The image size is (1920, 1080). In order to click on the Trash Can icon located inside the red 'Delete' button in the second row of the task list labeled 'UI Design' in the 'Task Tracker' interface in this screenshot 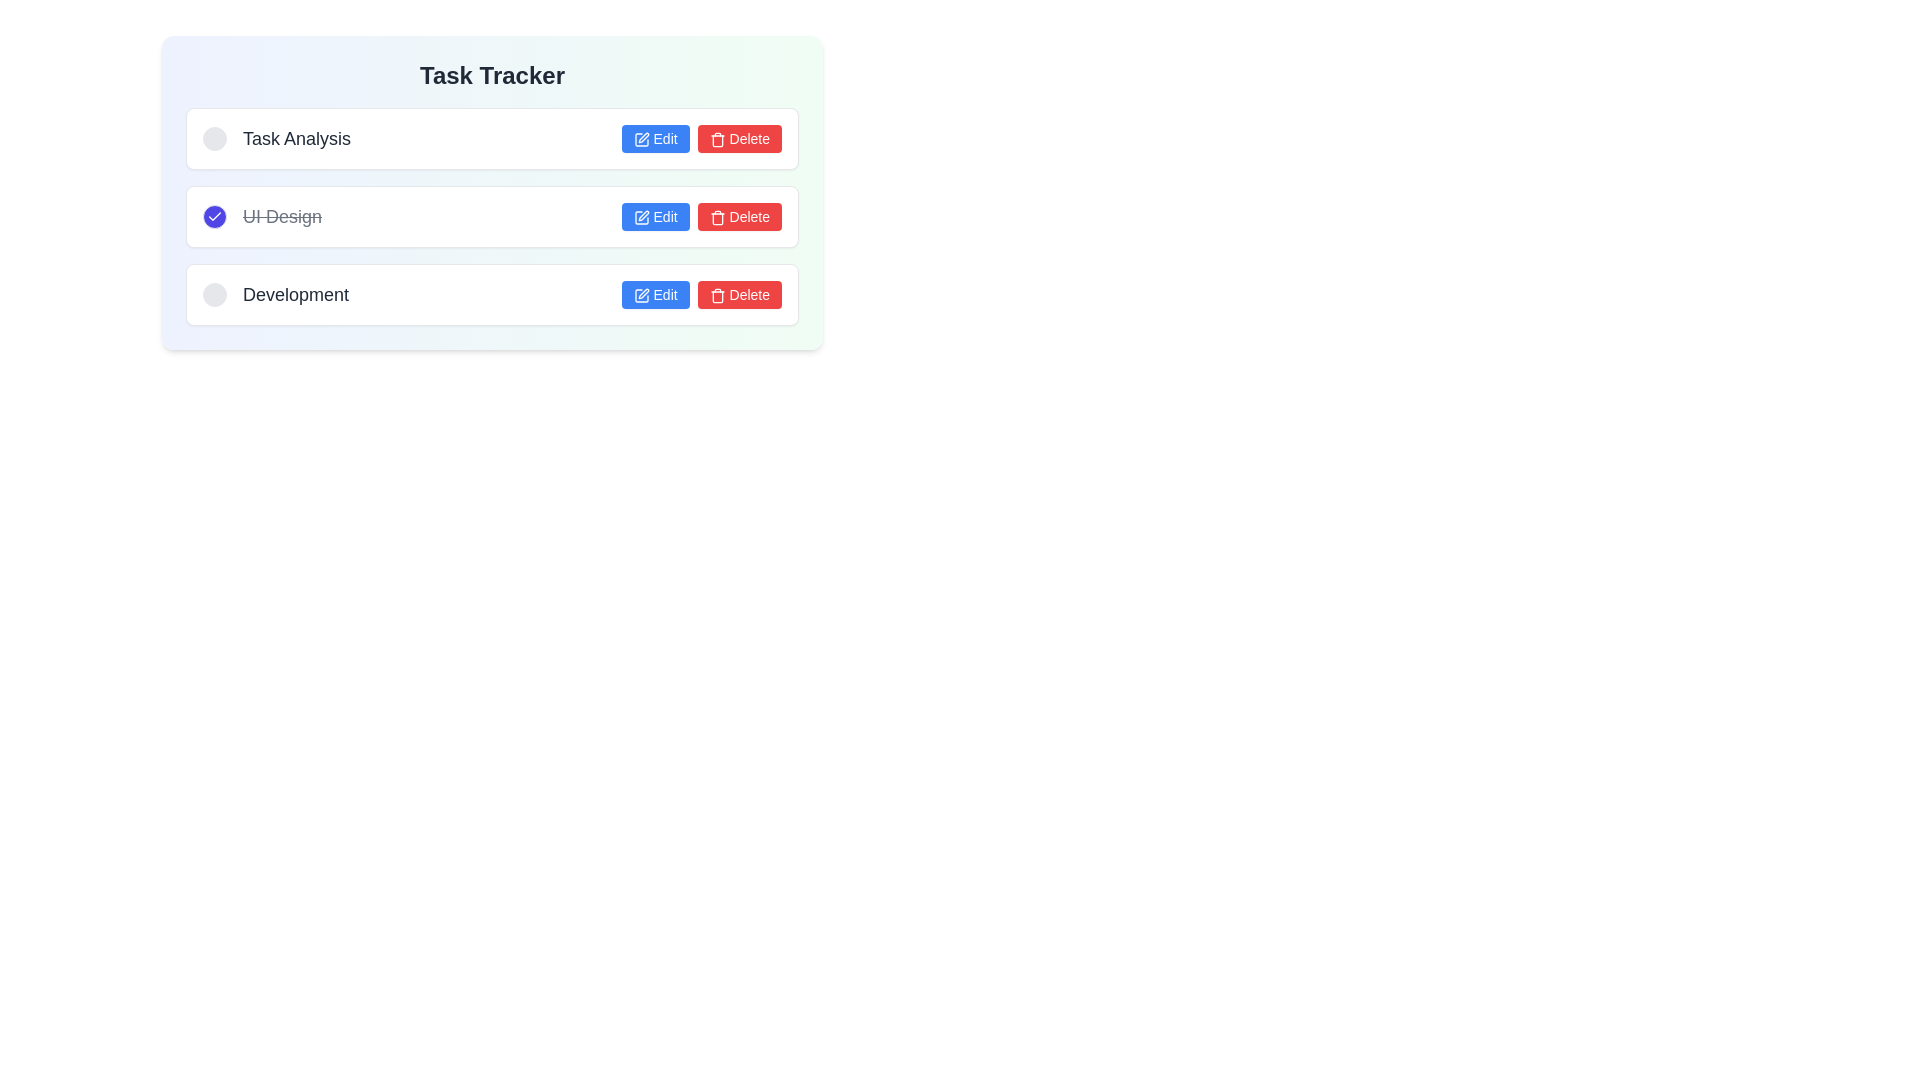, I will do `click(717, 140)`.